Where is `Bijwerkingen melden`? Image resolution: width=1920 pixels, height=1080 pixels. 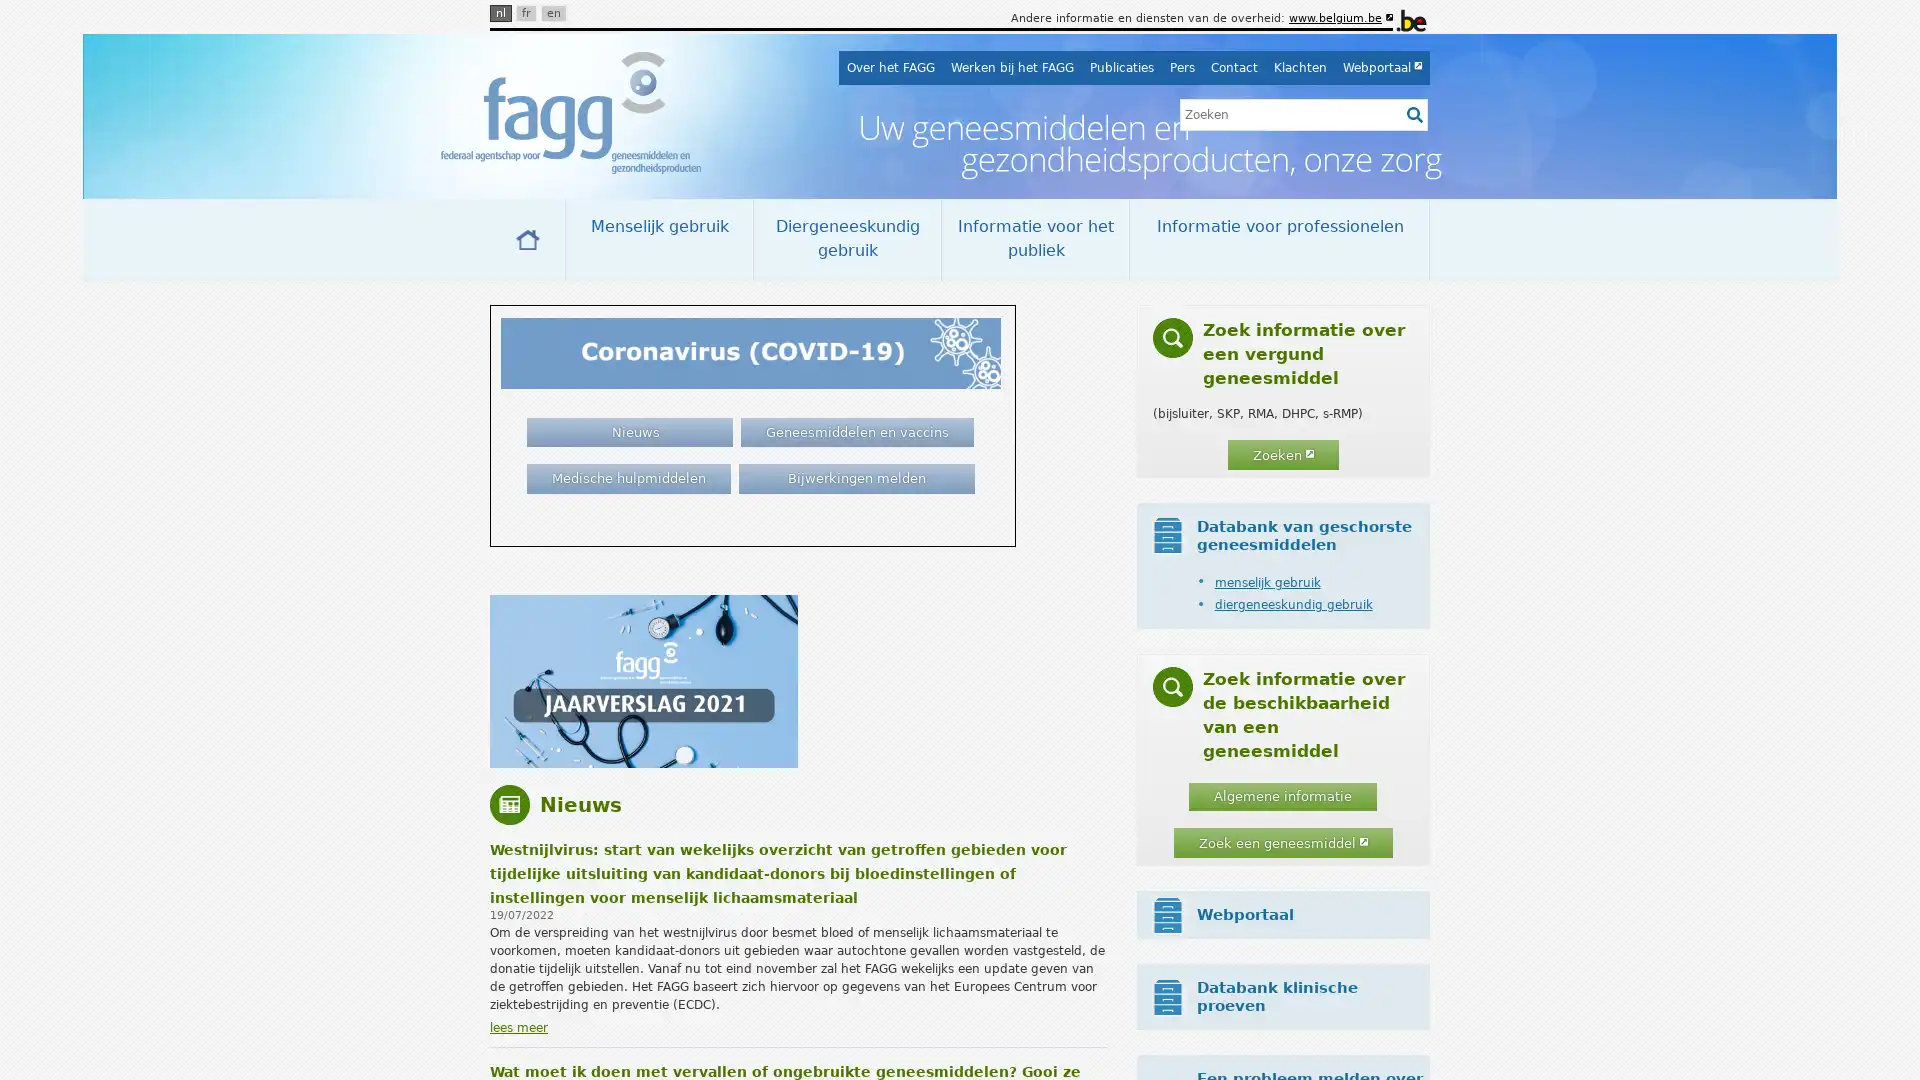 Bijwerkingen melden is located at coordinates (855, 478).